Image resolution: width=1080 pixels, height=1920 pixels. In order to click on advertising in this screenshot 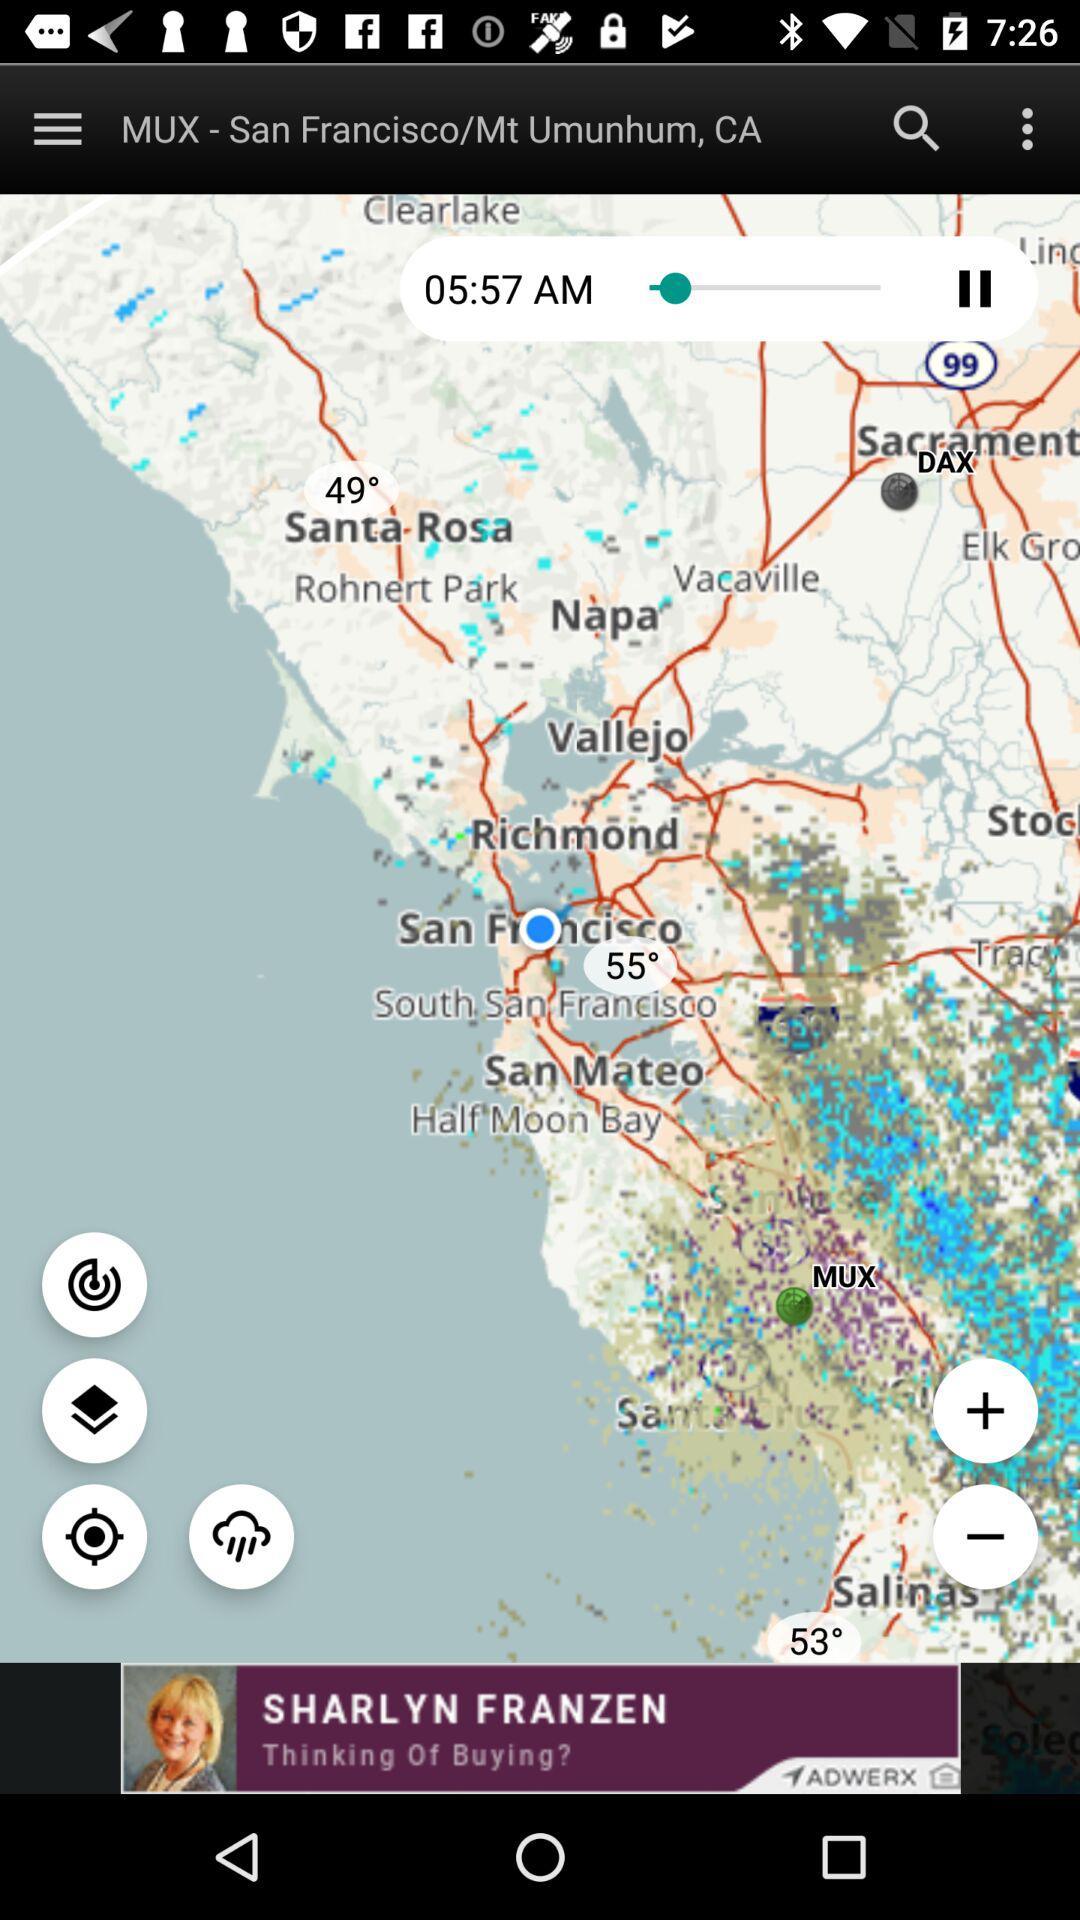, I will do `click(540, 1727)`.